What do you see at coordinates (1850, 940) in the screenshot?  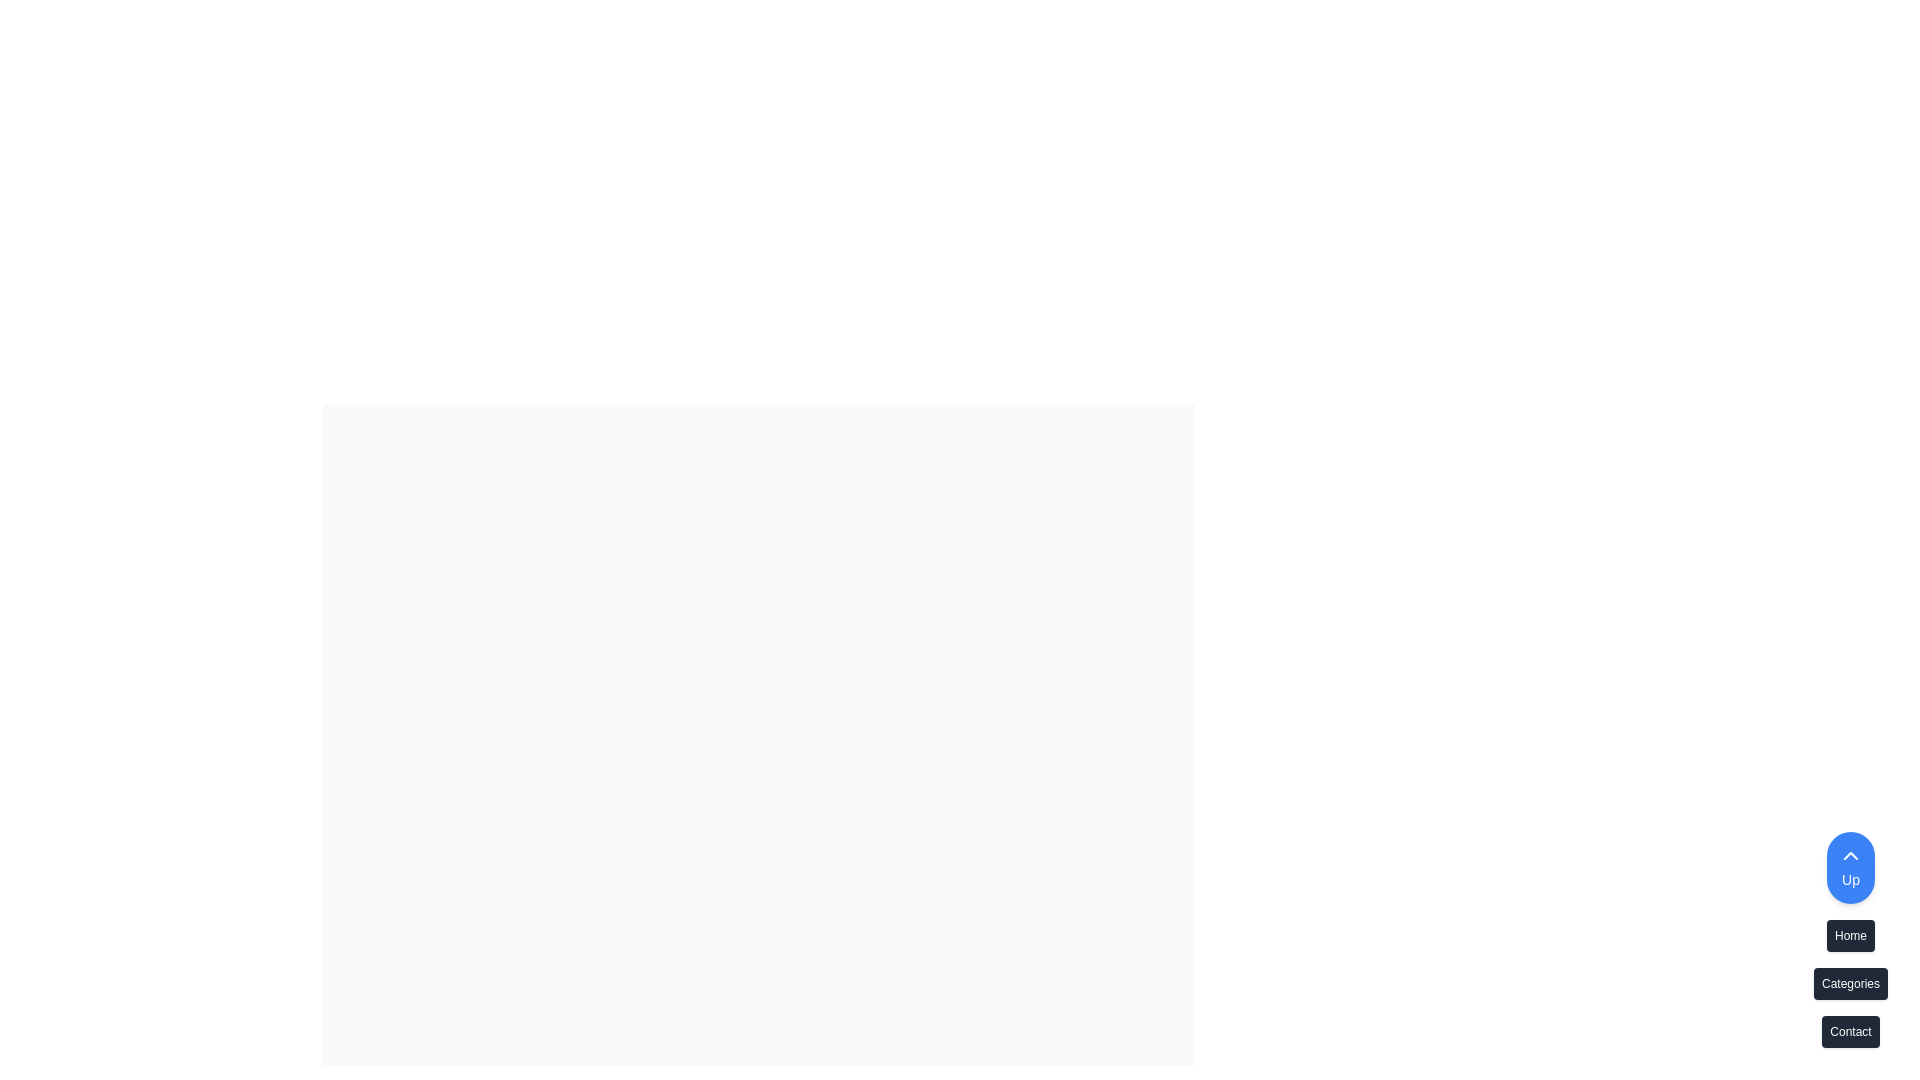 I see `the 'Home' button, a small dark gray button with white text, located below the blue 'Up' button in the vertical stack` at bounding box center [1850, 940].